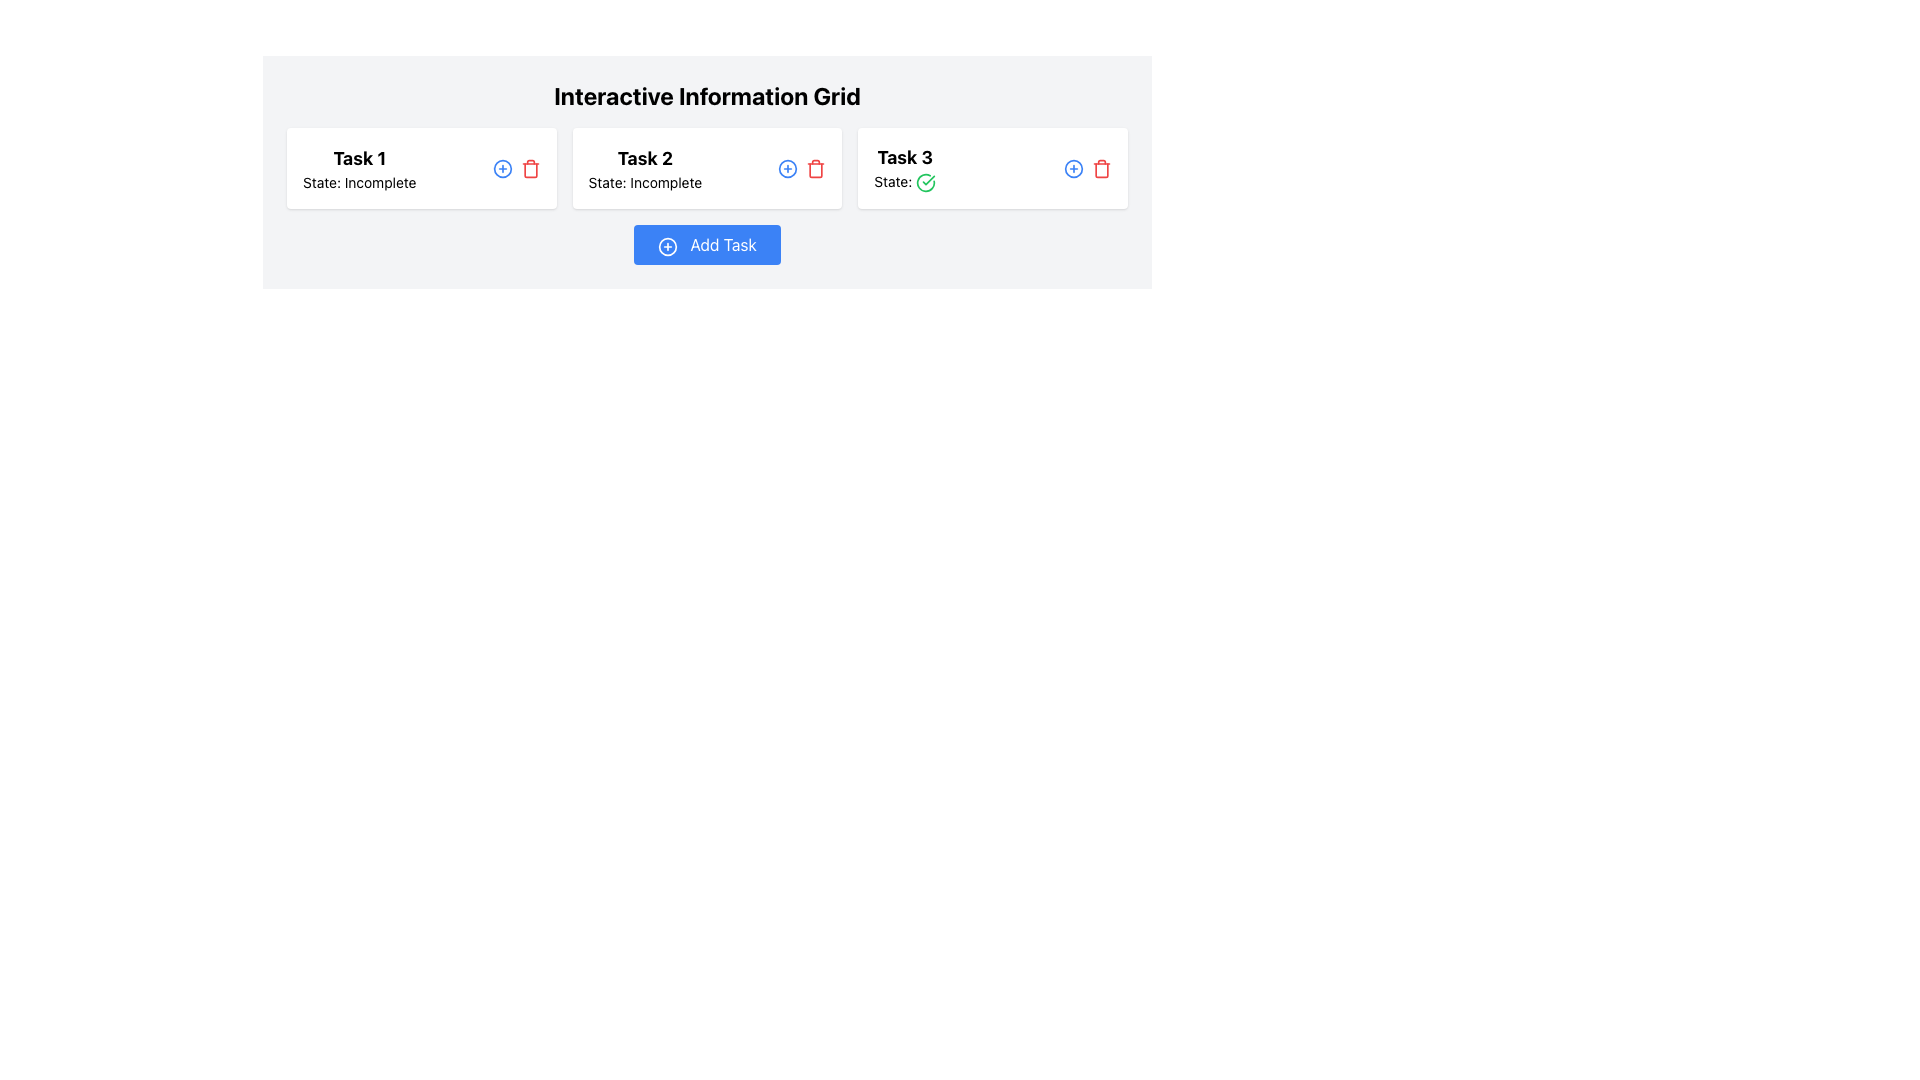  What do you see at coordinates (359, 182) in the screenshot?
I see `the informational Text label indicating the current state of Task 1` at bounding box center [359, 182].